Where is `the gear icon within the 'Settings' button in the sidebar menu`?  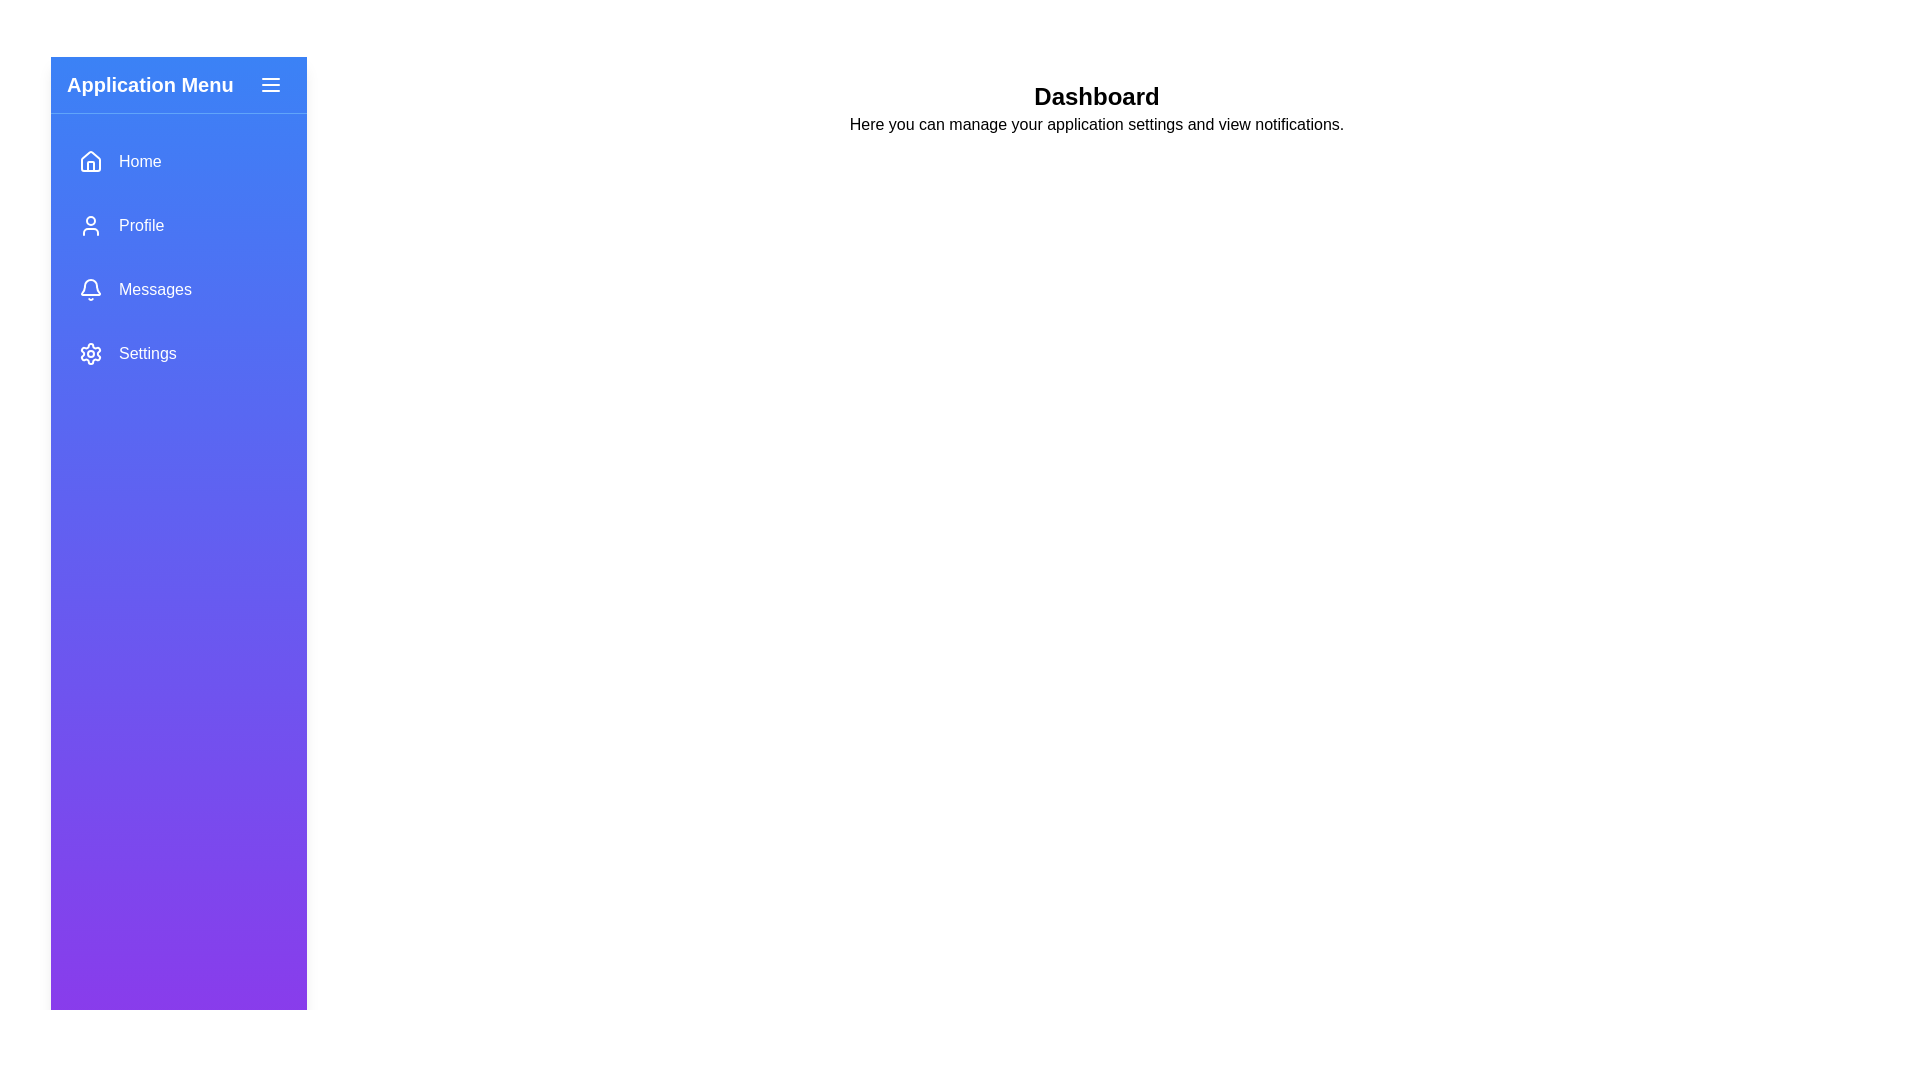
the gear icon within the 'Settings' button in the sidebar menu is located at coordinates (90, 353).